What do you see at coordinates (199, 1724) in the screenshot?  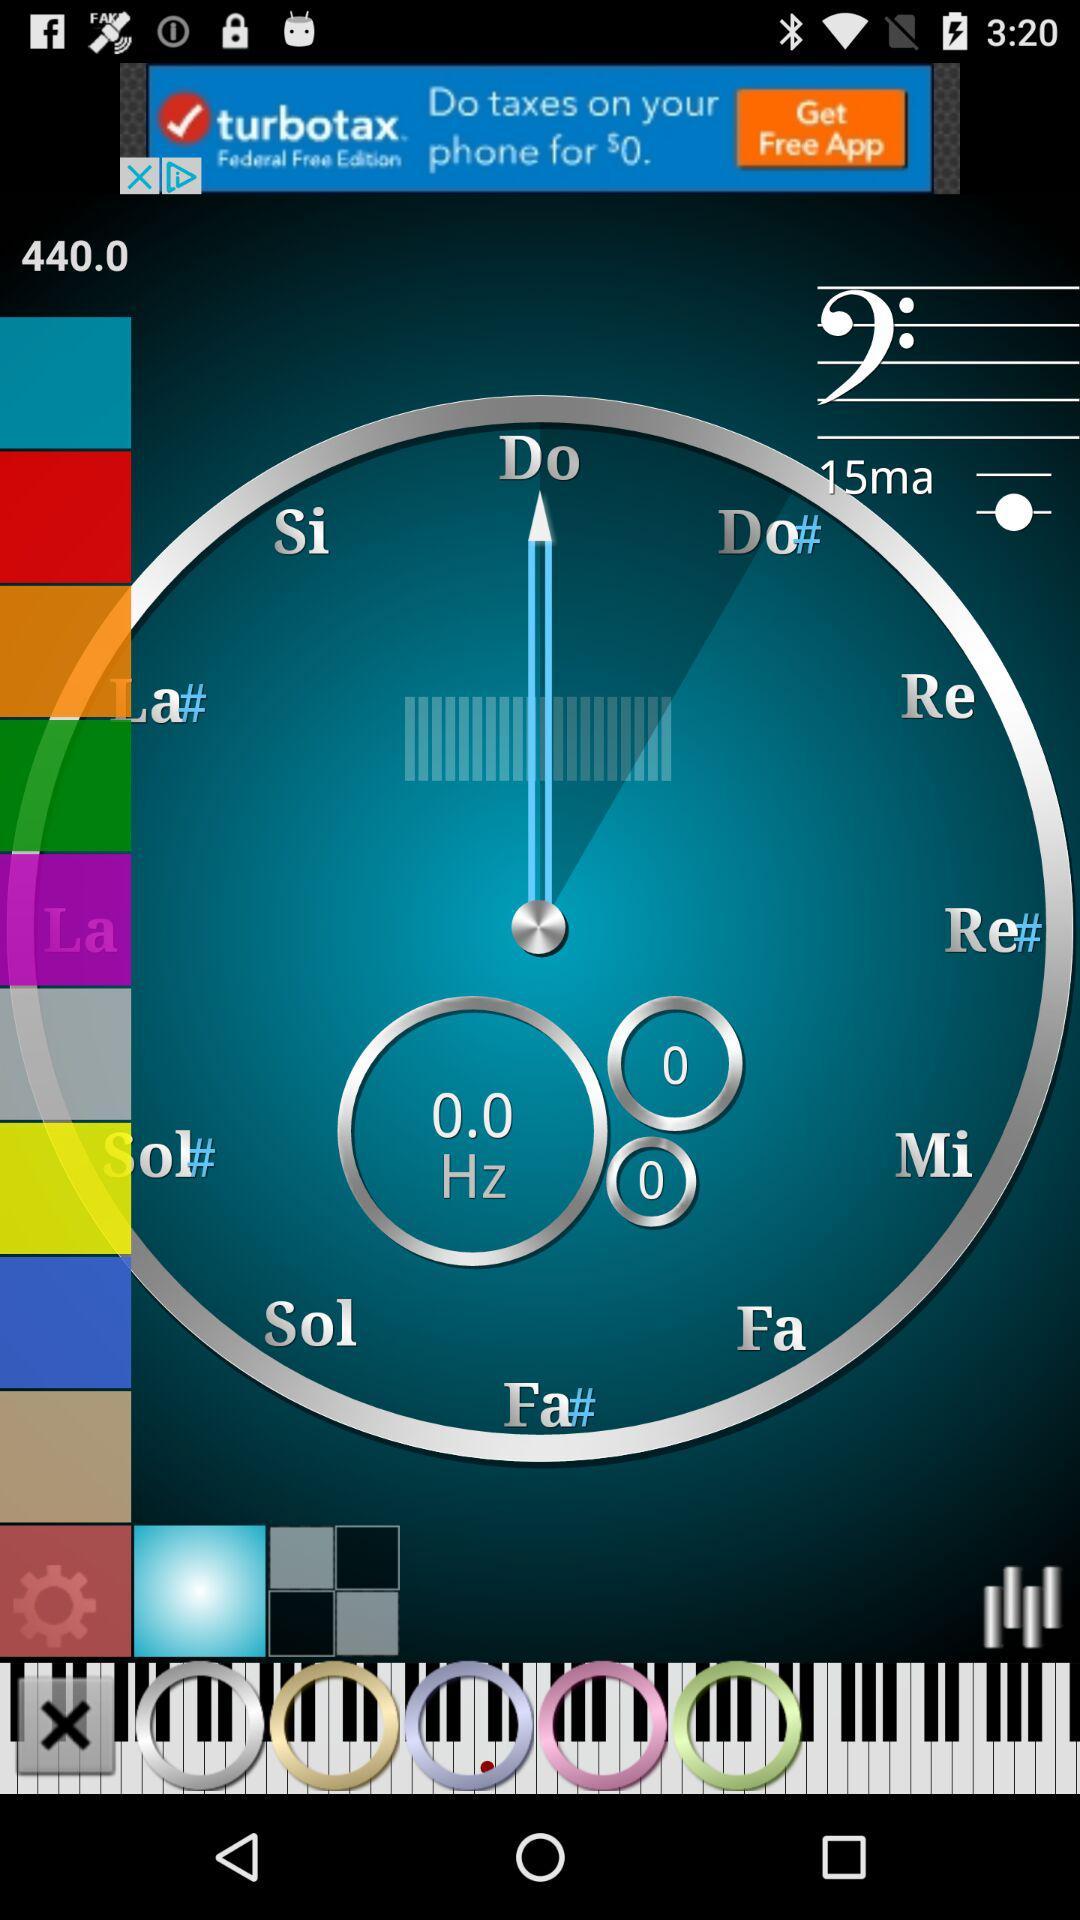 I see `previous` at bounding box center [199, 1724].